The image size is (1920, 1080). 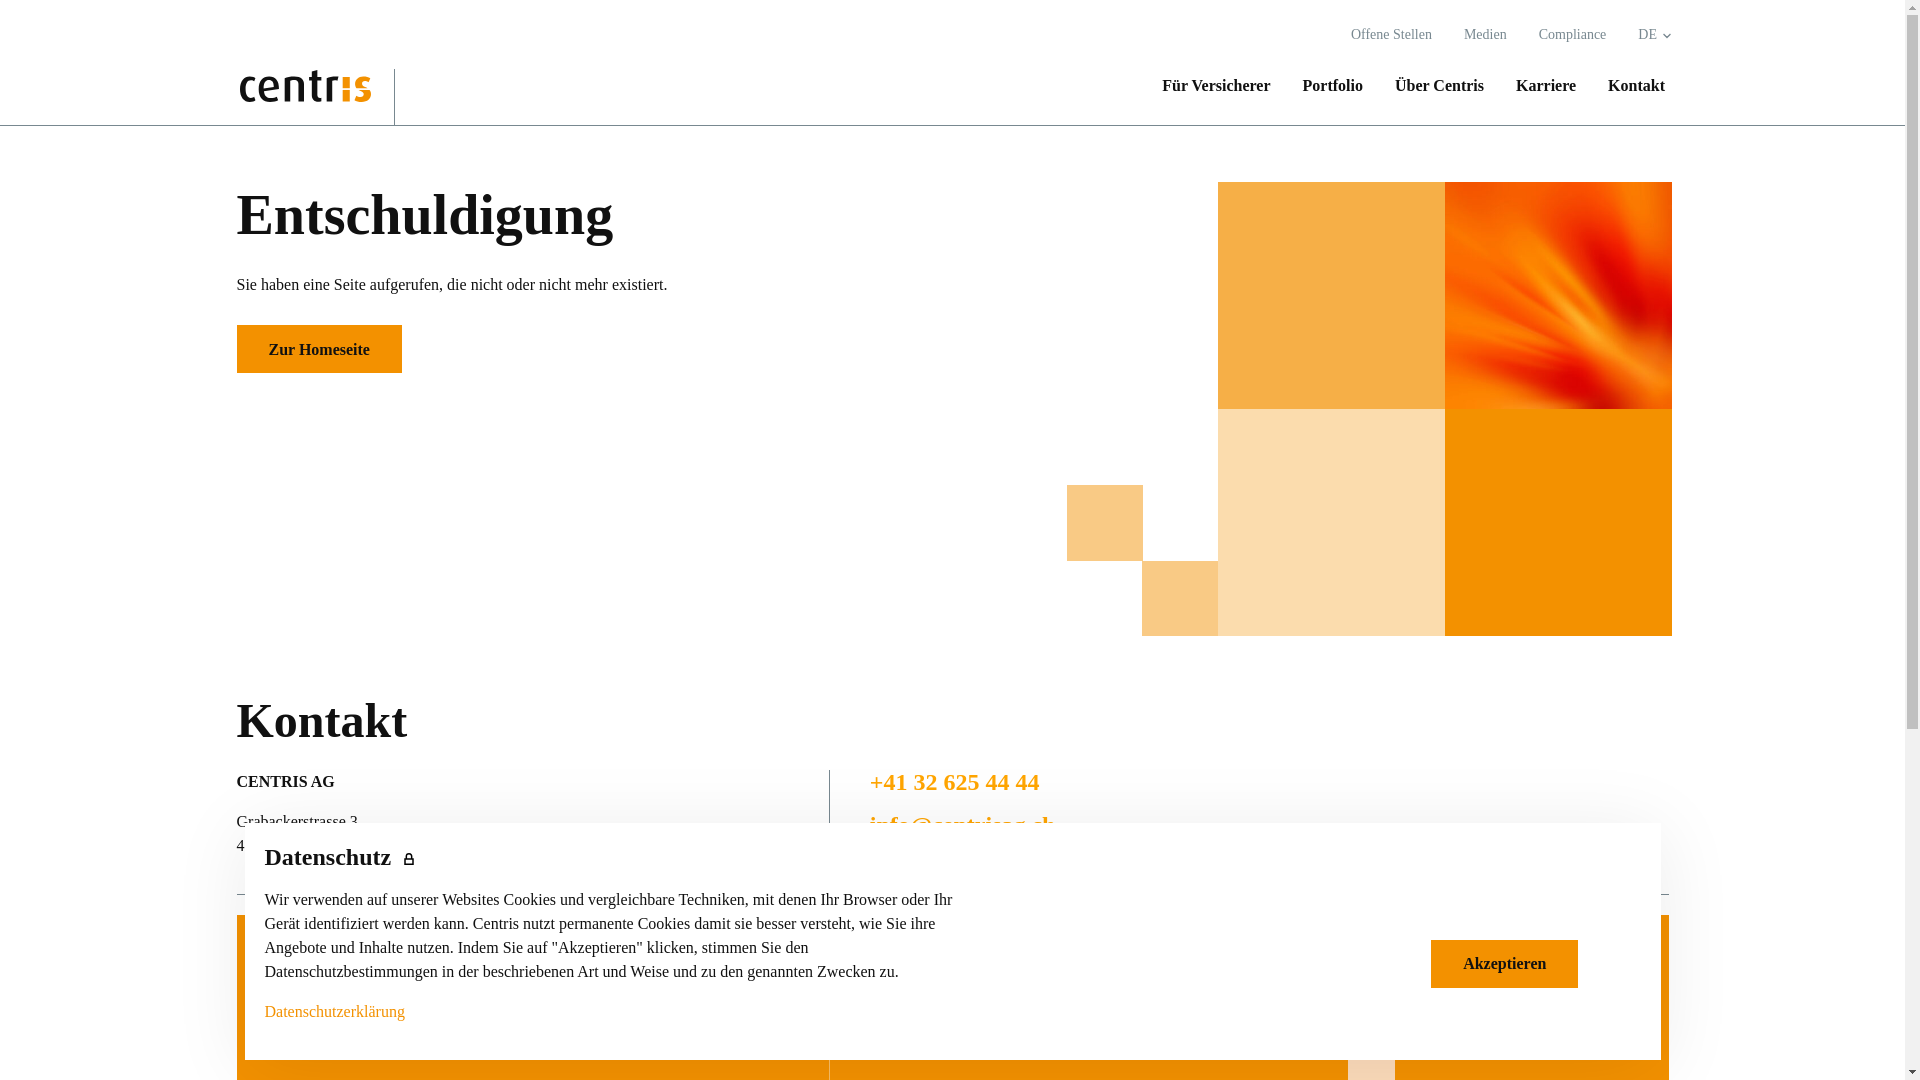 I want to click on 'Portfolio', so click(x=1333, y=84).